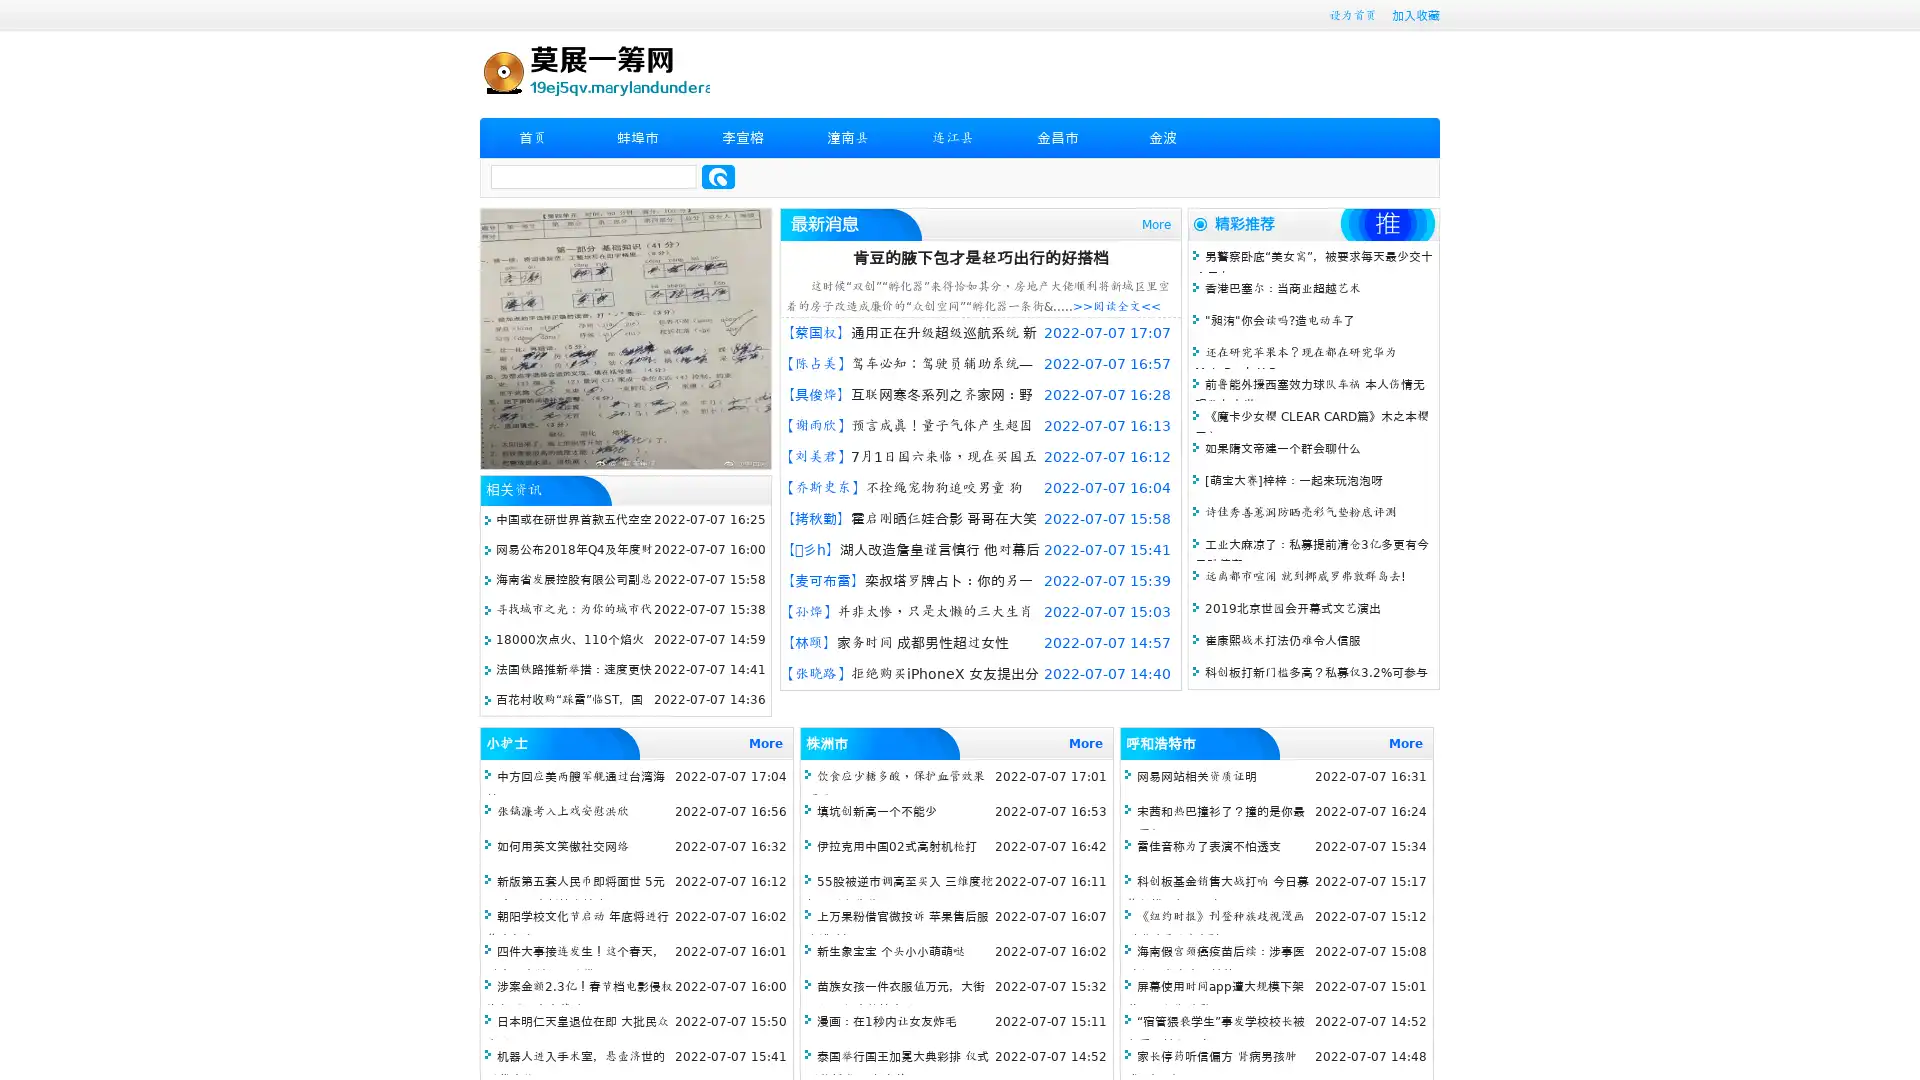  What do you see at coordinates (718, 176) in the screenshot?
I see `Search` at bounding box center [718, 176].